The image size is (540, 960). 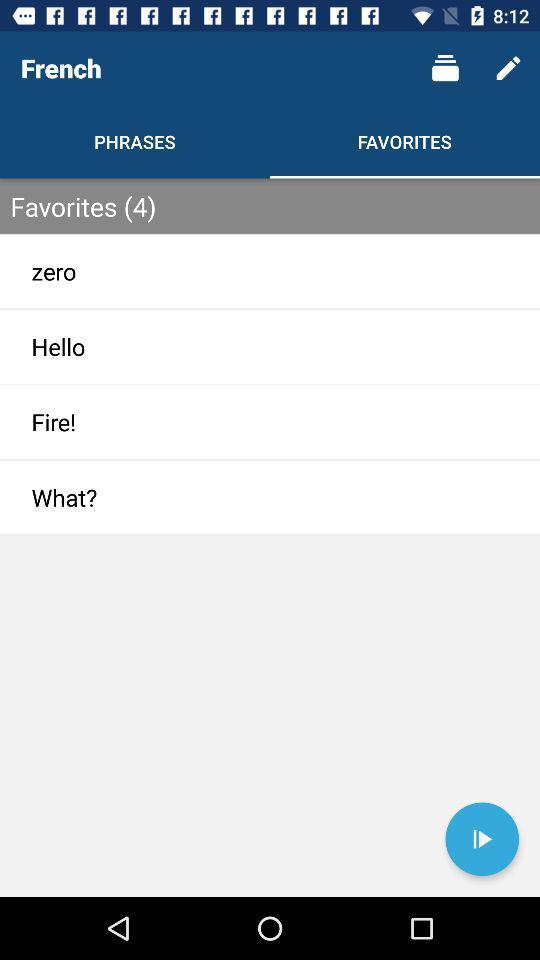 What do you see at coordinates (445, 68) in the screenshot?
I see `the item to the right of french icon` at bounding box center [445, 68].